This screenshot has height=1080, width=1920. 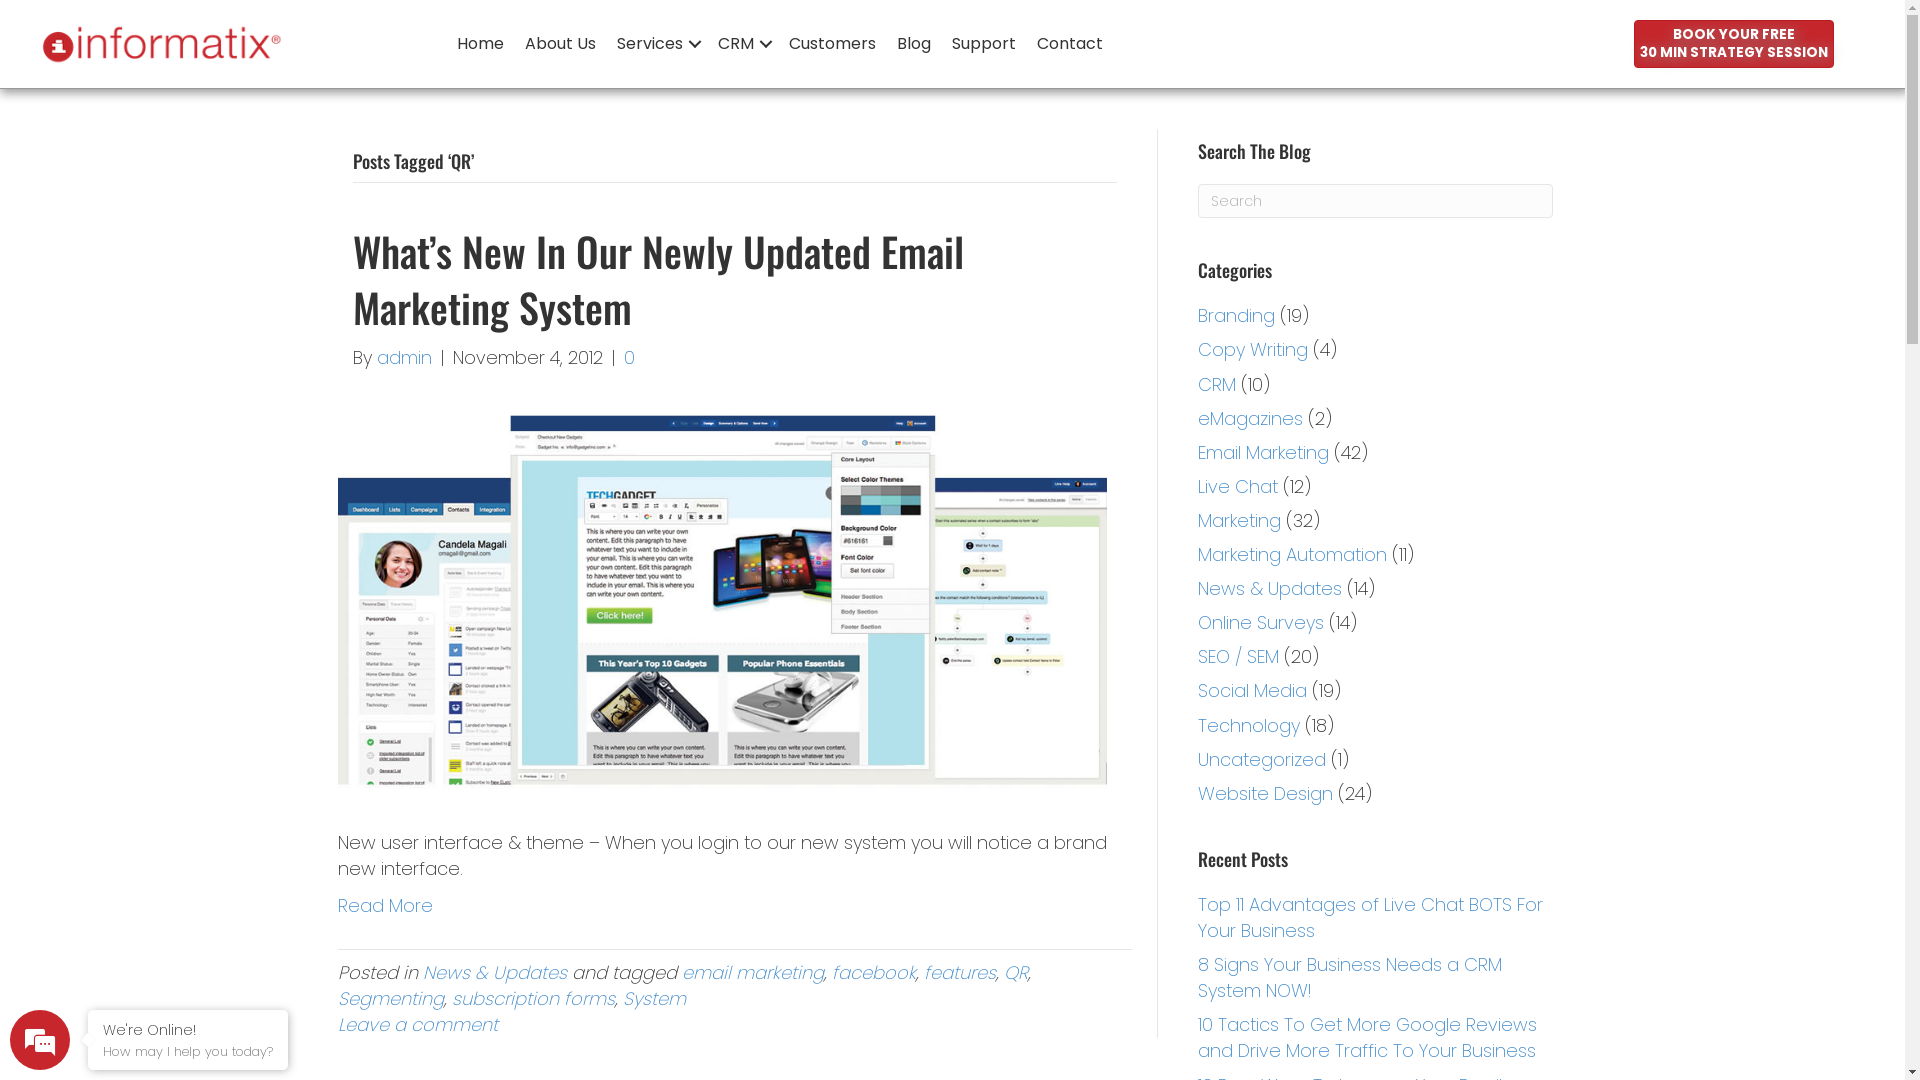 What do you see at coordinates (390, 998) in the screenshot?
I see `'Segmenting'` at bounding box center [390, 998].